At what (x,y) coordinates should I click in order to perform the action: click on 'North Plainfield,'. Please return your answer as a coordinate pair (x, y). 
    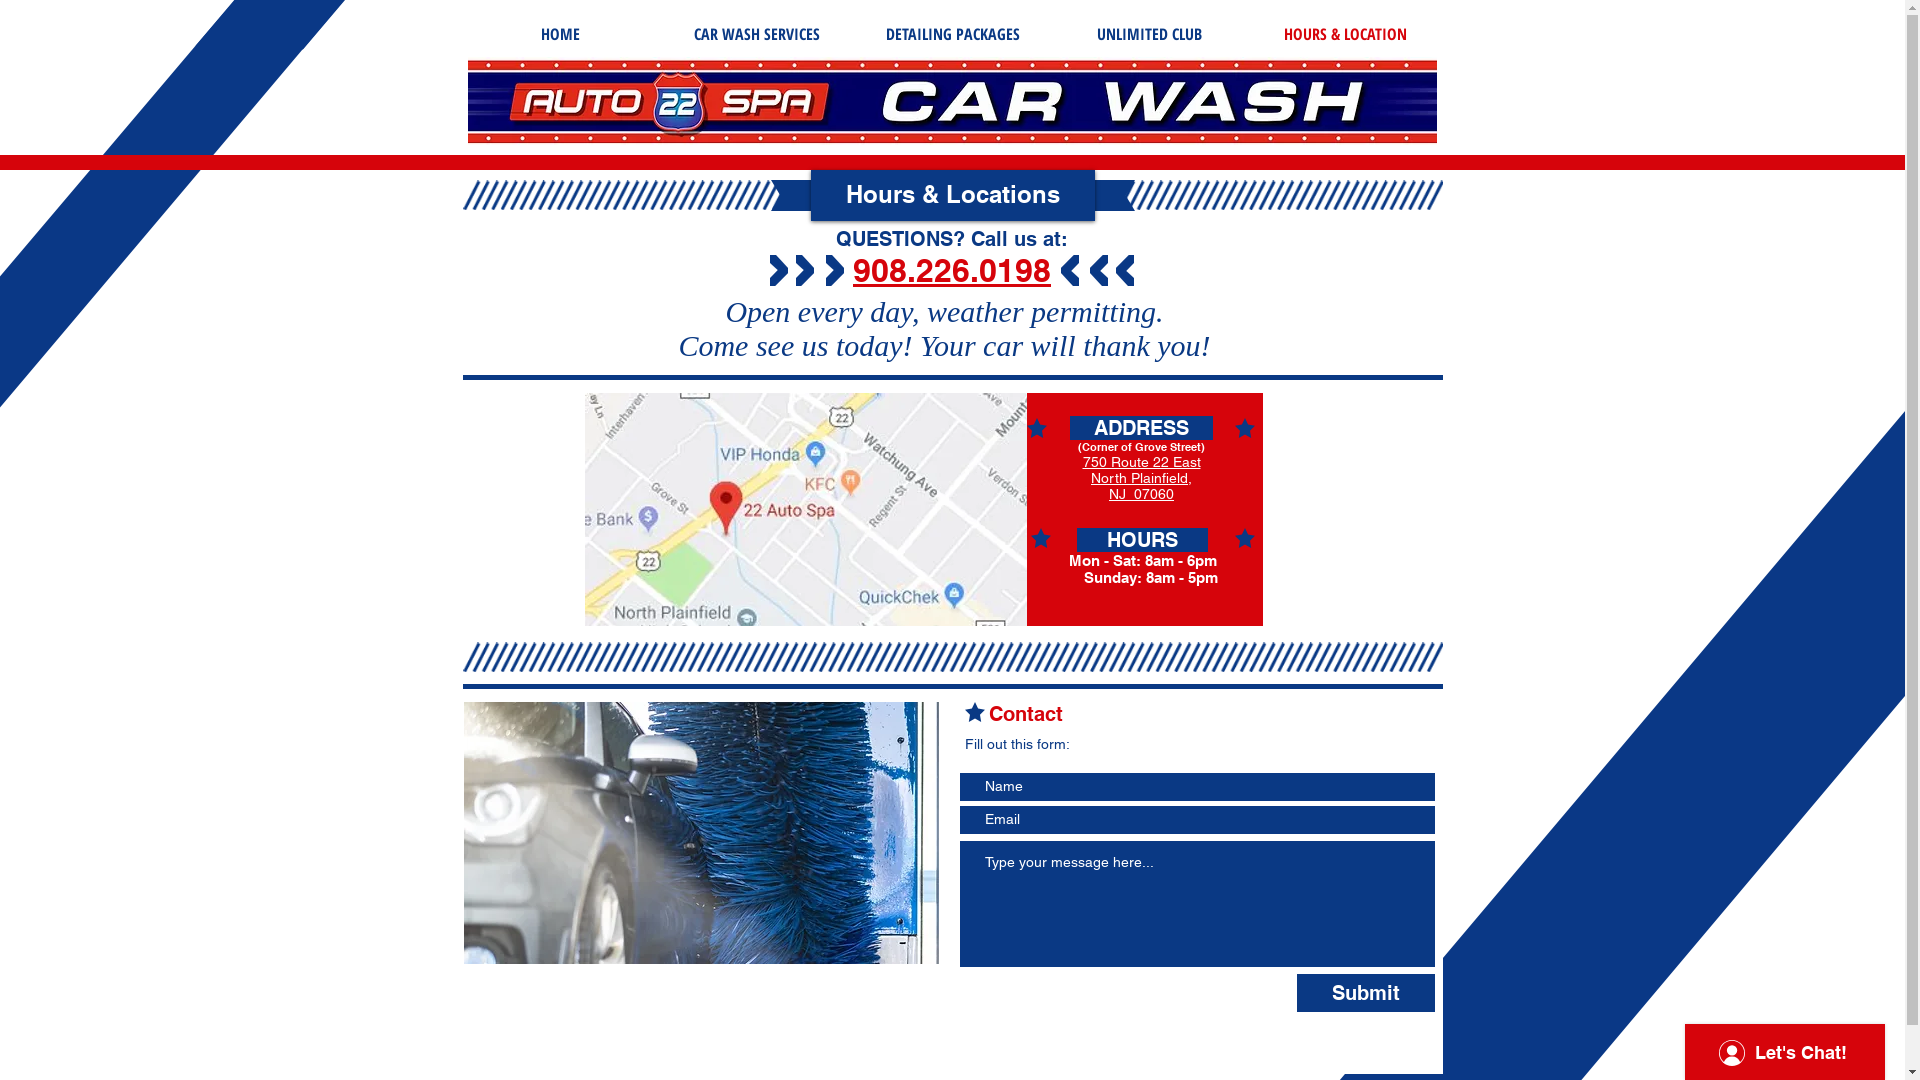
    Looking at the image, I should click on (1141, 478).